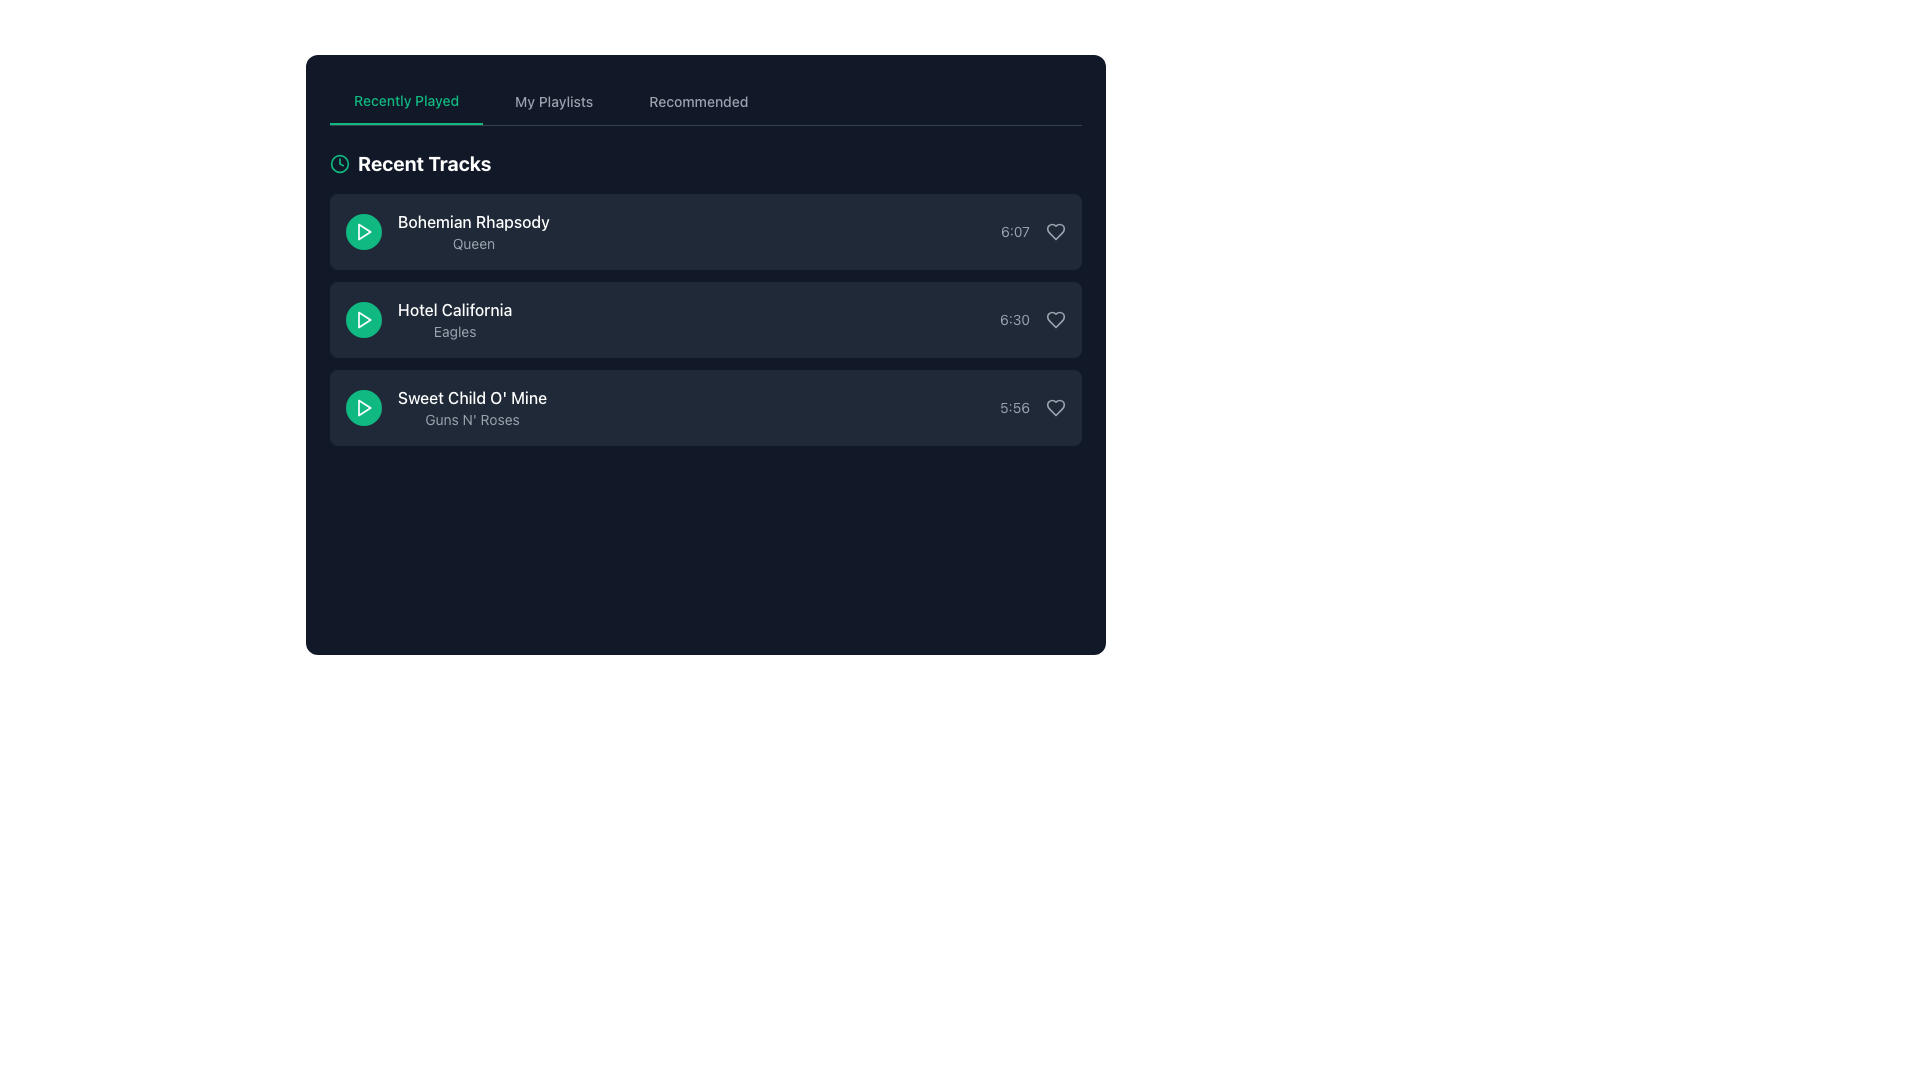 Image resolution: width=1920 pixels, height=1080 pixels. Describe the element at coordinates (364, 230) in the screenshot. I see `the playback button for 'Bohemian Rhapsody' by Queen` at that location.